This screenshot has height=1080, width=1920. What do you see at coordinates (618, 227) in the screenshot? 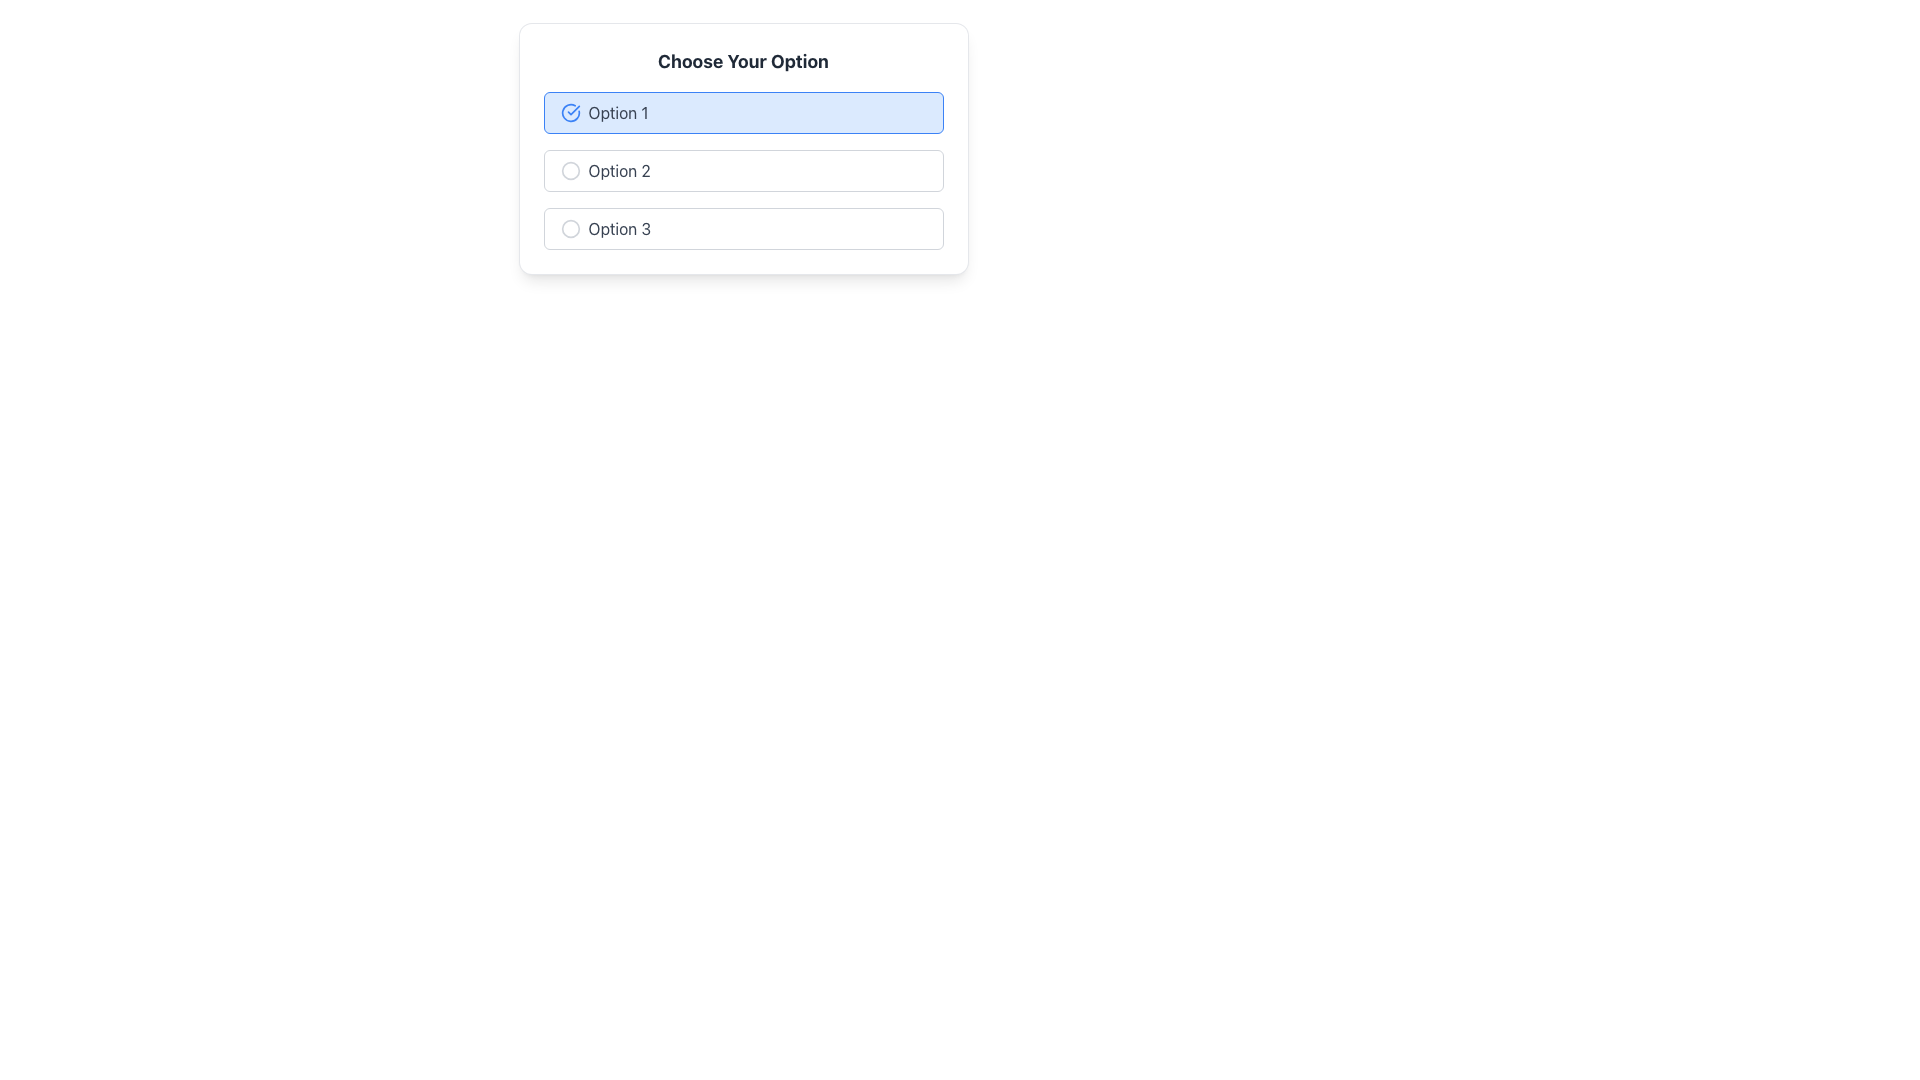
I see `the text label displaying 'Option 3' in gray, which is styled interactively and positioned to the right of a circular marker icon` at bounding box center [618, 227].